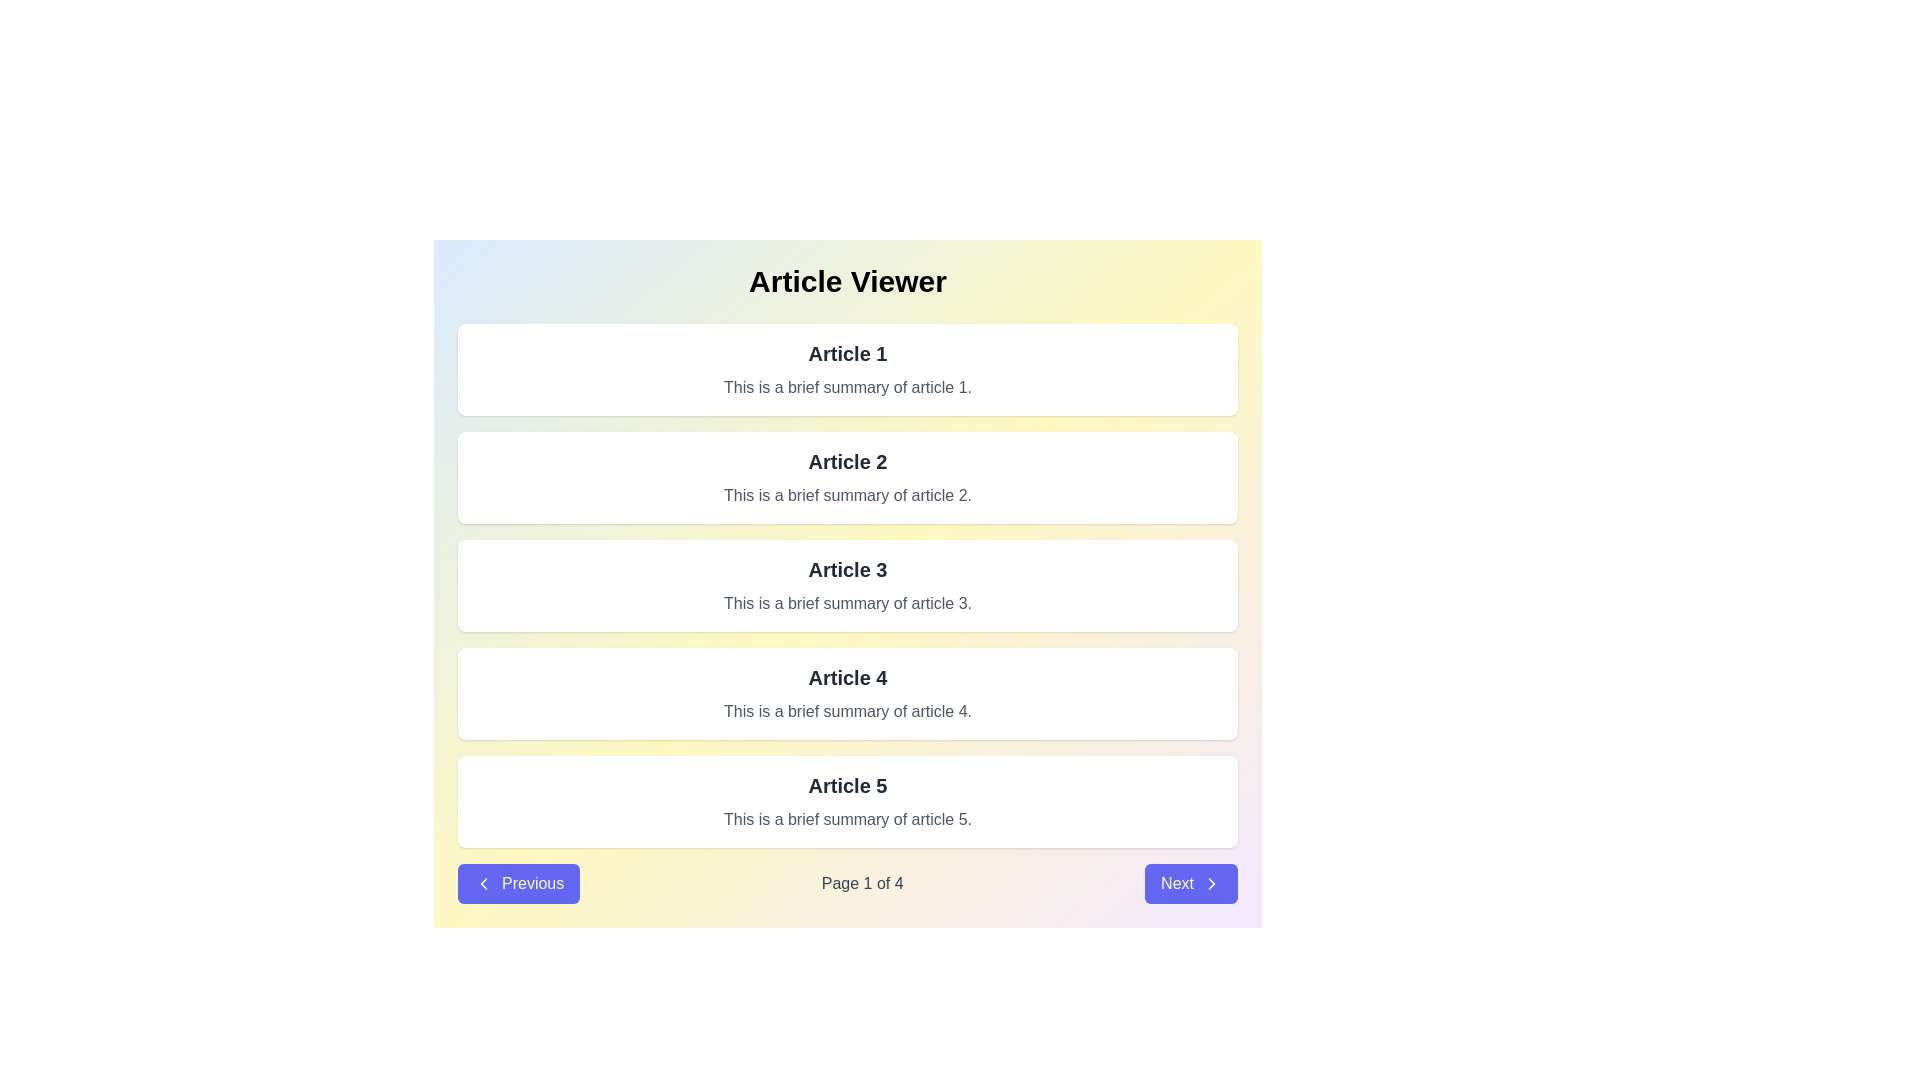  I want to click on the Static text title located at the top of the interface, which serves as a heading for the articles below it, so click(848, 281).